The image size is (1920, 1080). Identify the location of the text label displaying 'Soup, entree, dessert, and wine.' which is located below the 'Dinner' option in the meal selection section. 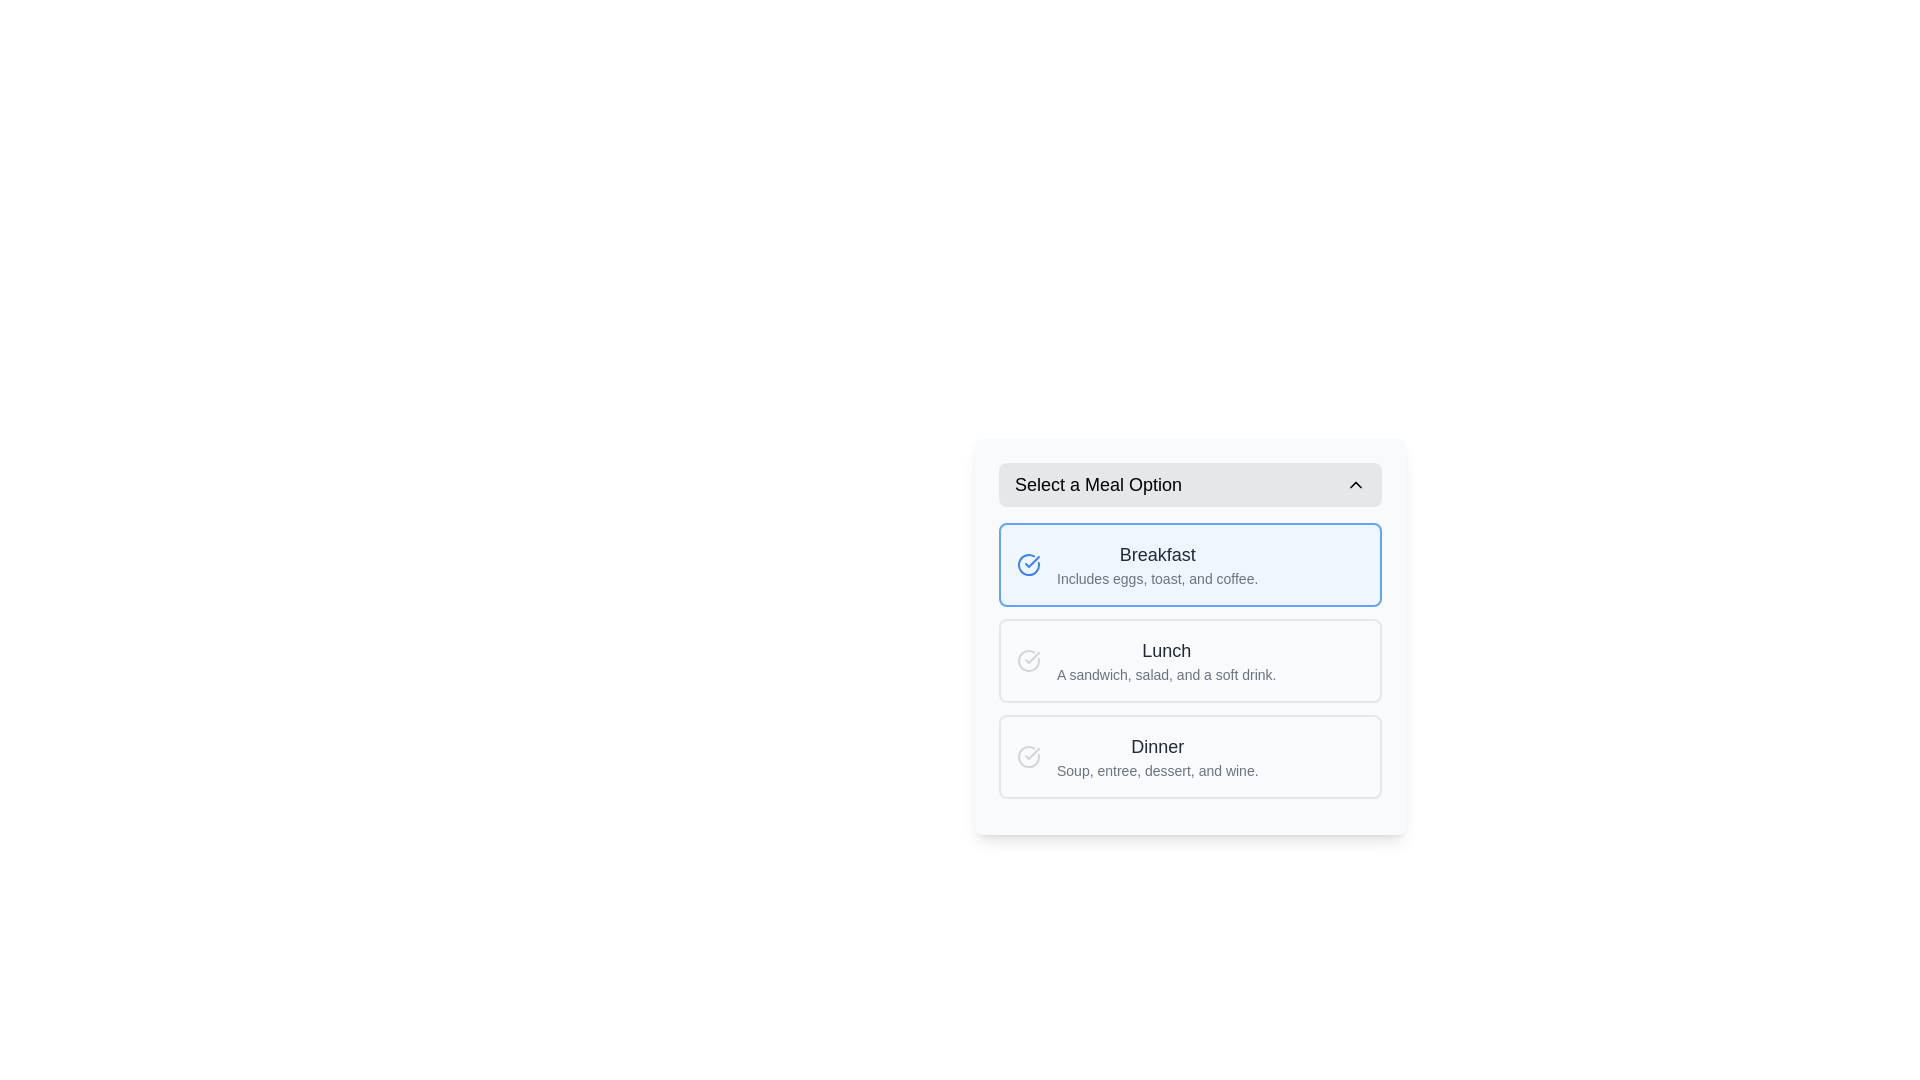
(1157, 770).